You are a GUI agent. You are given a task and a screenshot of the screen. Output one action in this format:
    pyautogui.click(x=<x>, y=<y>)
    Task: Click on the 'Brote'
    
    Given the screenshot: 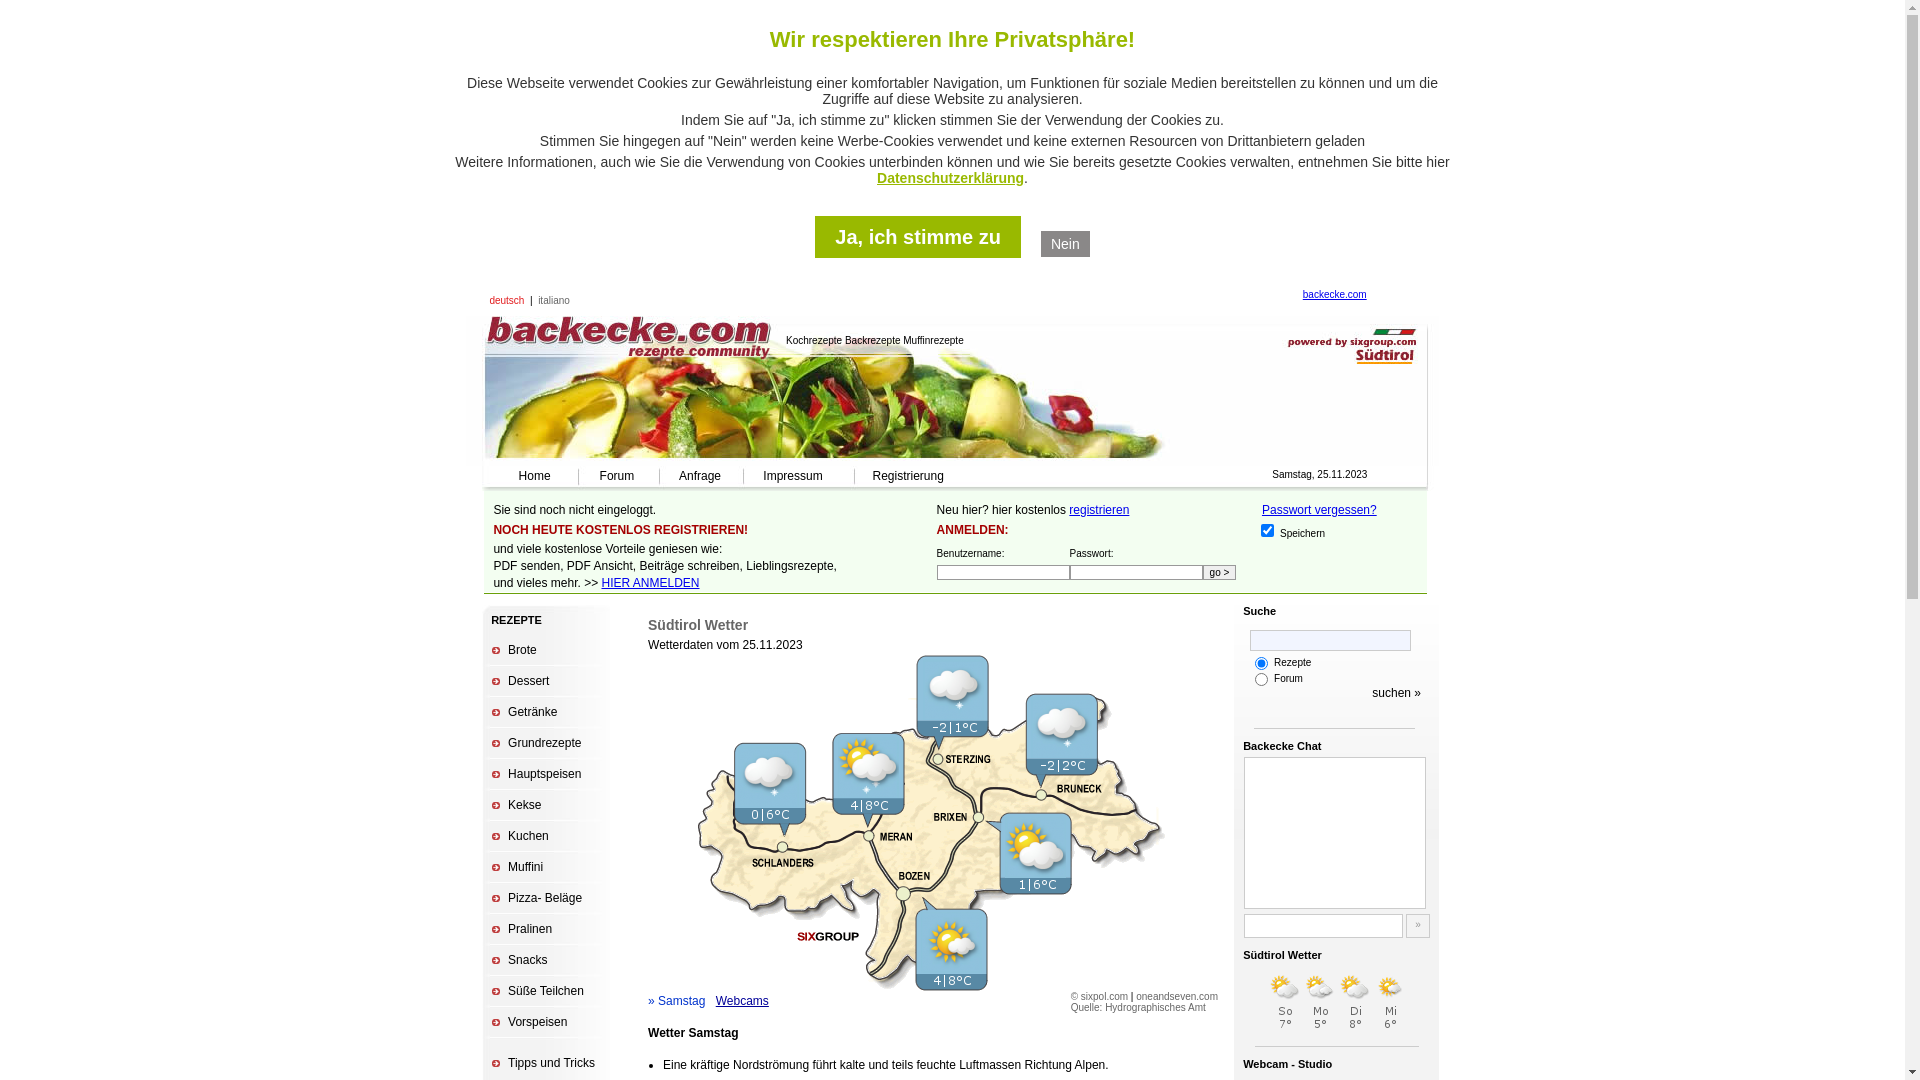 What is the action you would take?
    pyautogui.click(x=522, y=650)
    